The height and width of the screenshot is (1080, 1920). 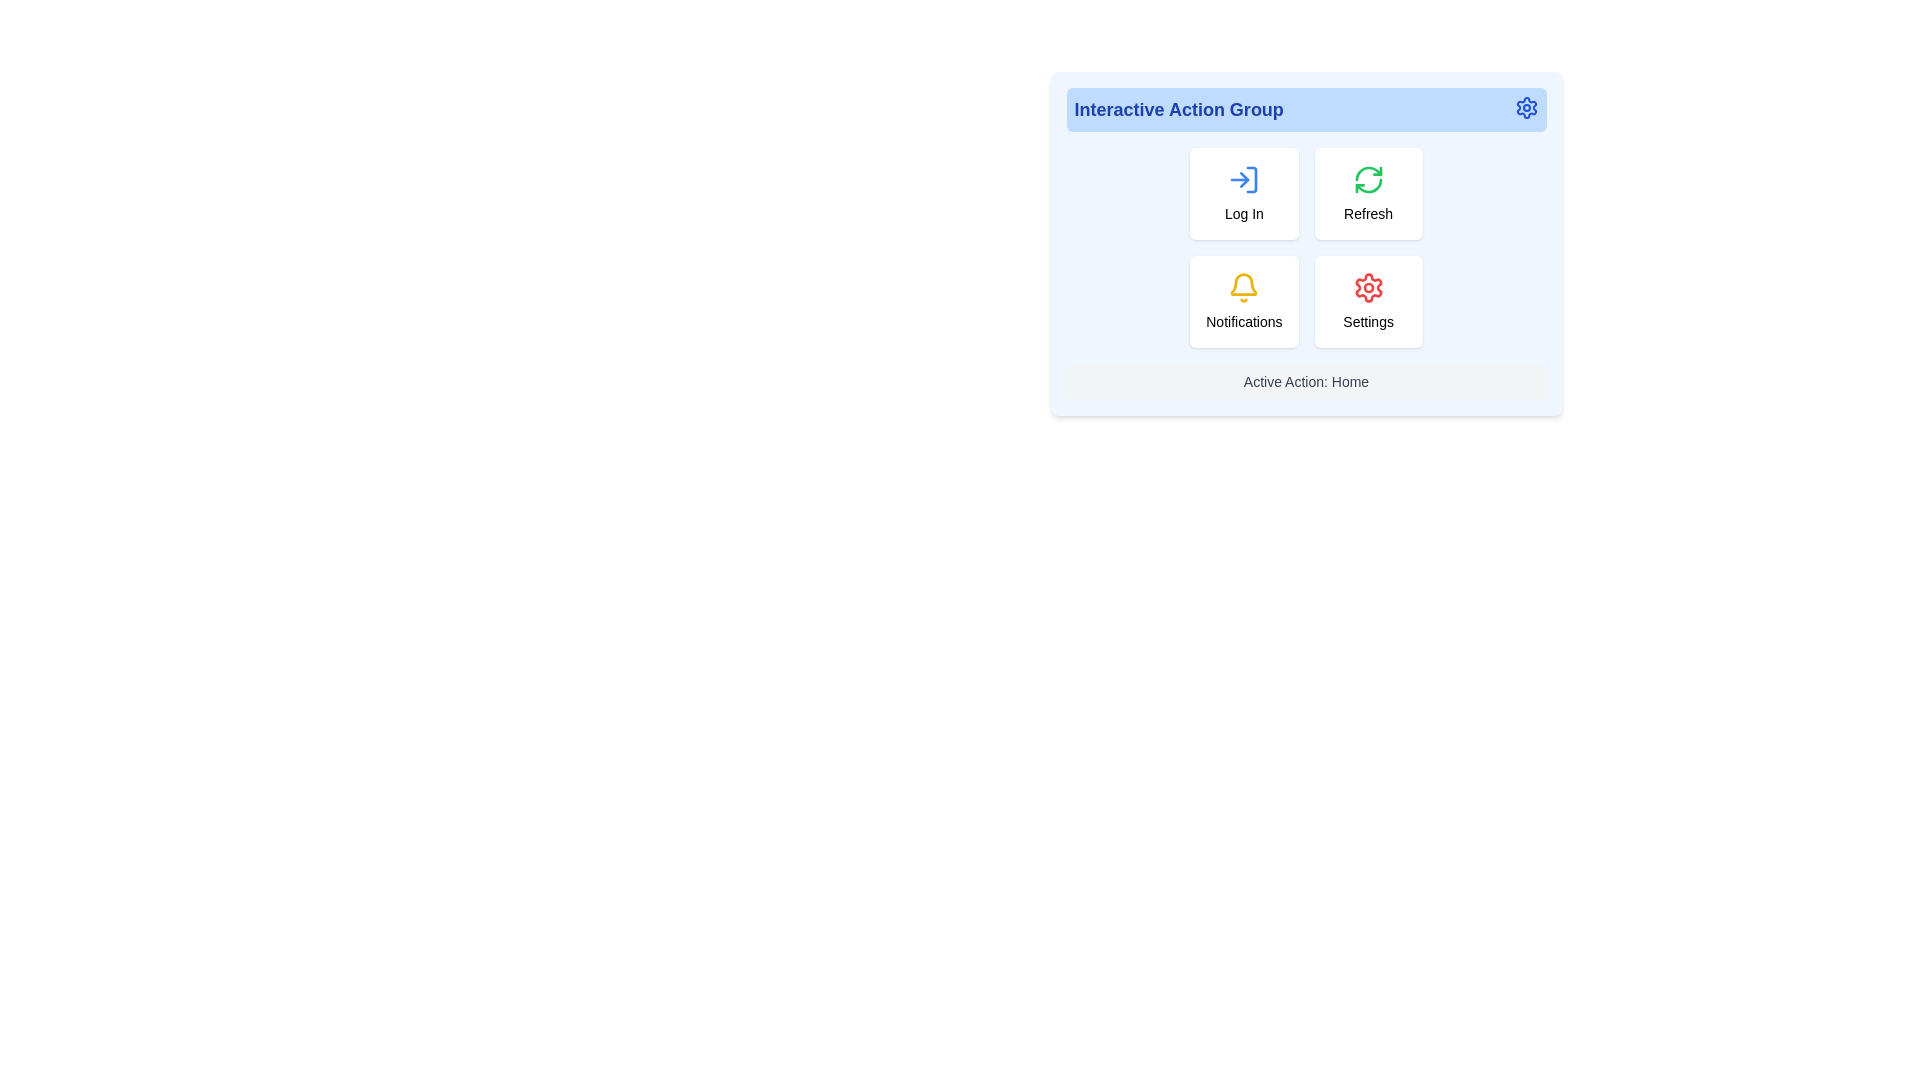 What do you see at coordinates (1367, 180) in the screenshot?
I see `the refresh icon located in the second column of the first row in the 'Interactive Action Group' section` at bounding box center [1367, 180].